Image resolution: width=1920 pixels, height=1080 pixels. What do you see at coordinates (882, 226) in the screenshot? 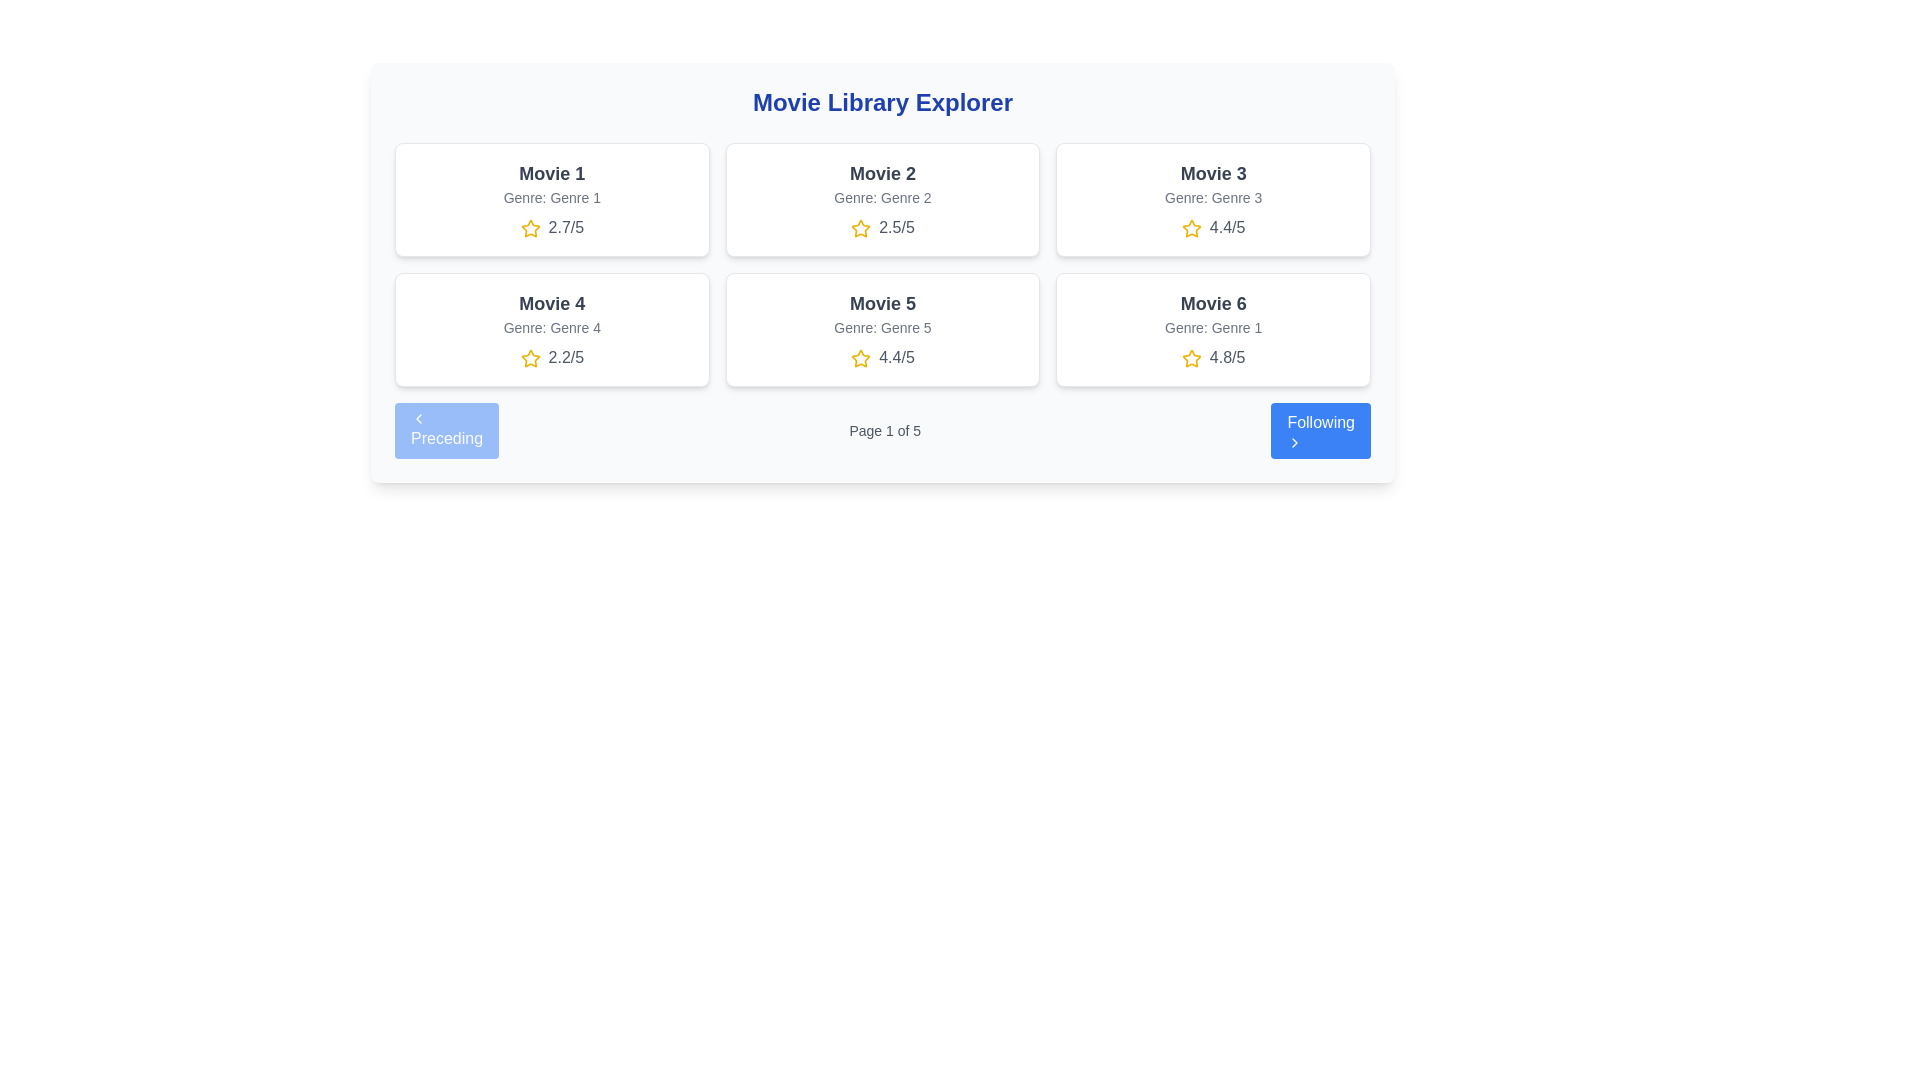
I see `the rating component displaying '2.5/5' with a yellow star icon, located in the 'Movie 2' card in the 'Movie Library Explorer' layout` at bounding box center [882, 226].